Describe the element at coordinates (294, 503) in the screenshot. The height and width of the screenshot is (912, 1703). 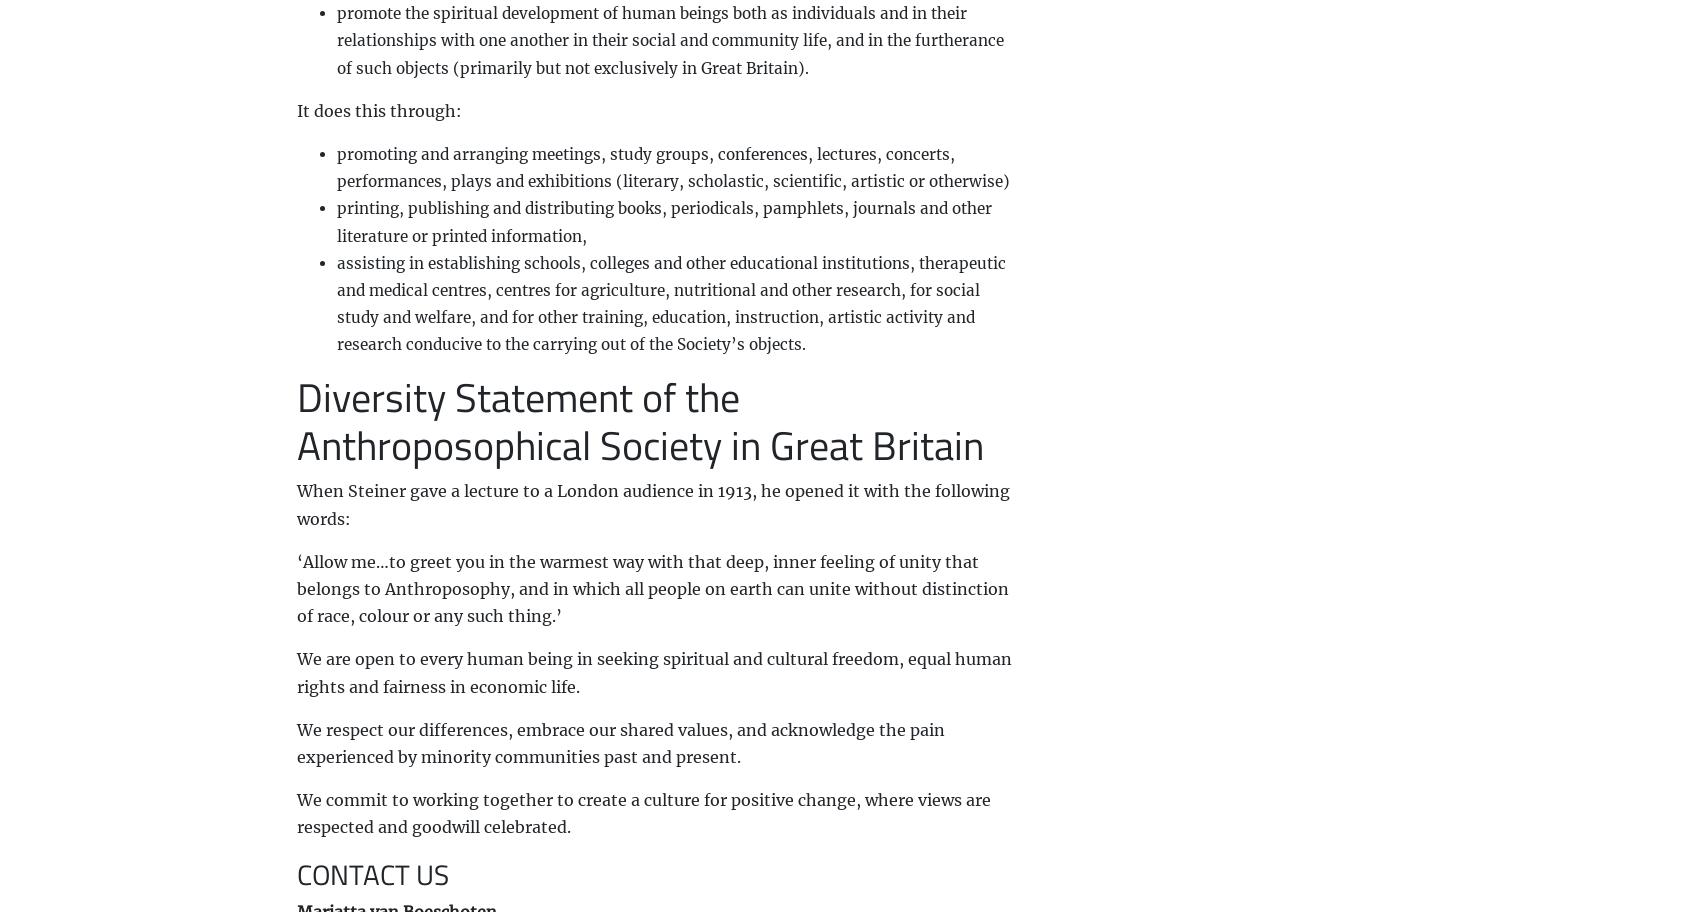
I see `'When Steiner gave a lecture to a London audience in 1913, he opened it with the following words:'` at that location.